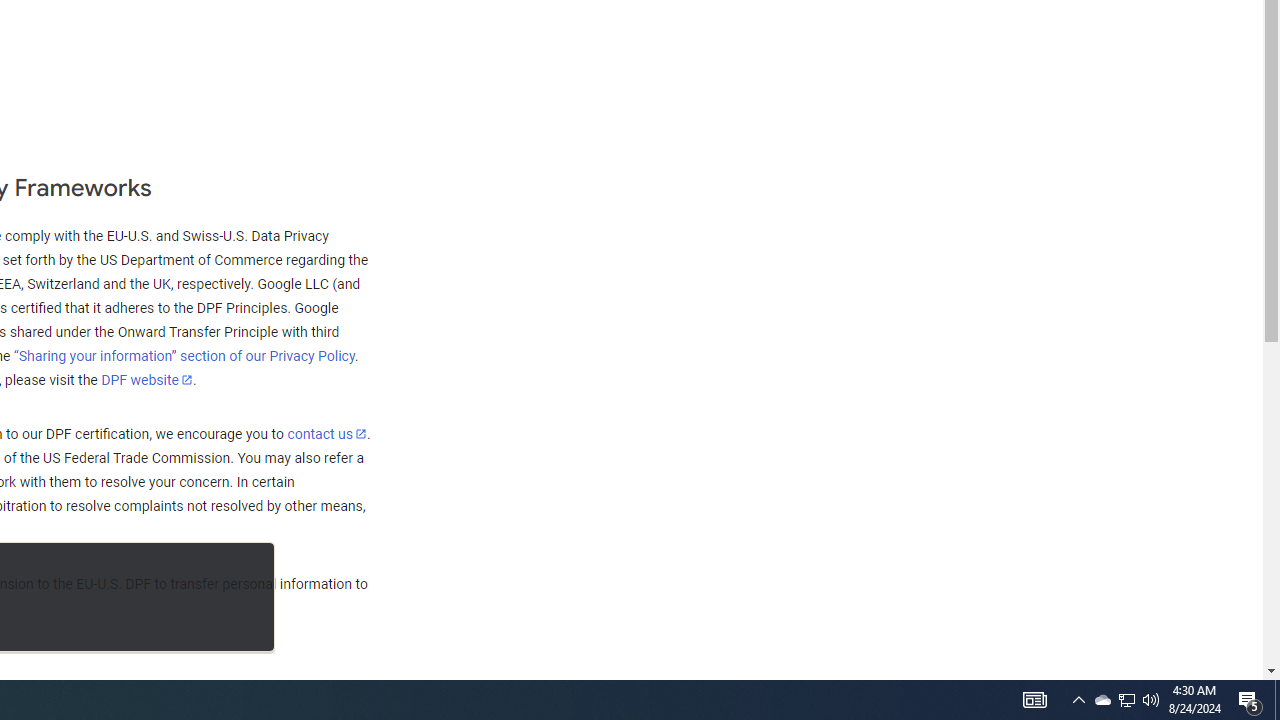  Describe the element at coordinates (327, 432) in the screenshot. I see `'contact us'` at that location.